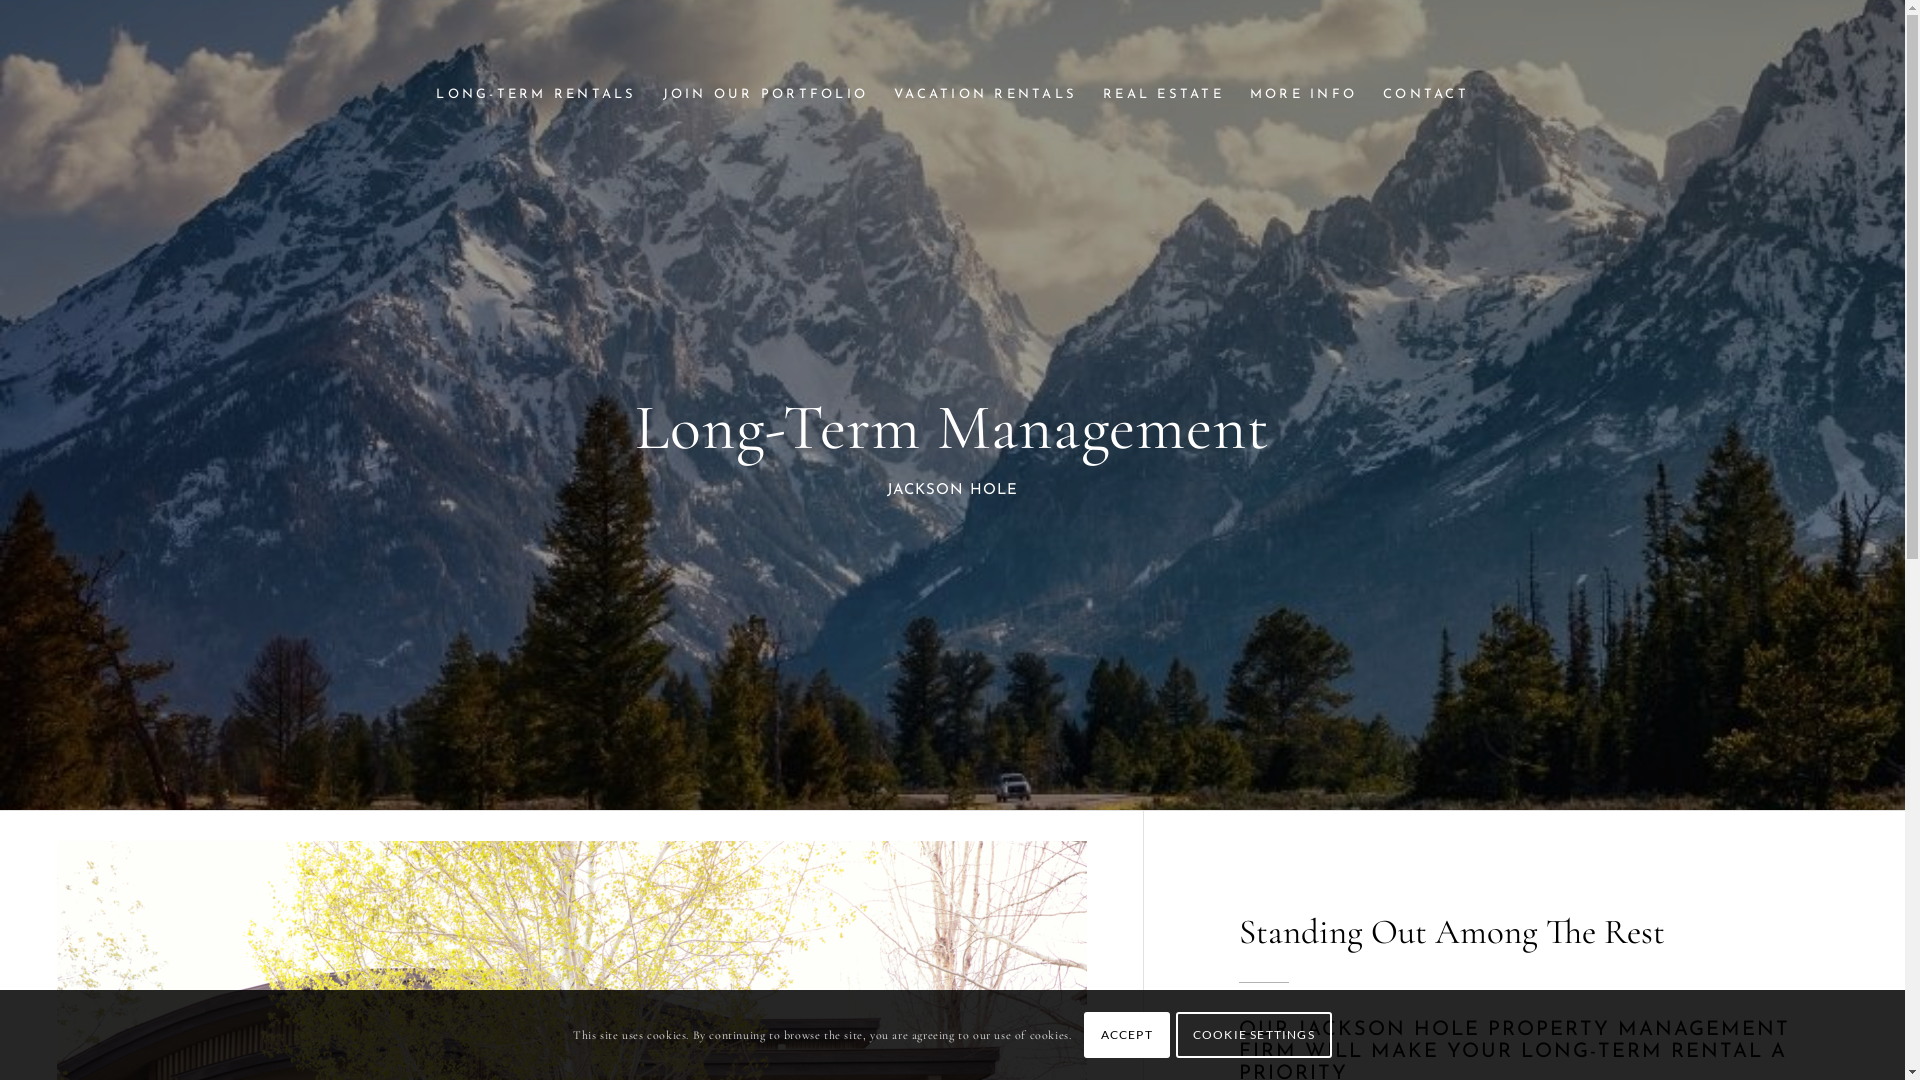 This screenshot has height=1080, width=1920. What do you see at coordinates (1127, 1034) in the screenshot?
I see `'ACCEPT'` at bounding box center [1127, 1034].